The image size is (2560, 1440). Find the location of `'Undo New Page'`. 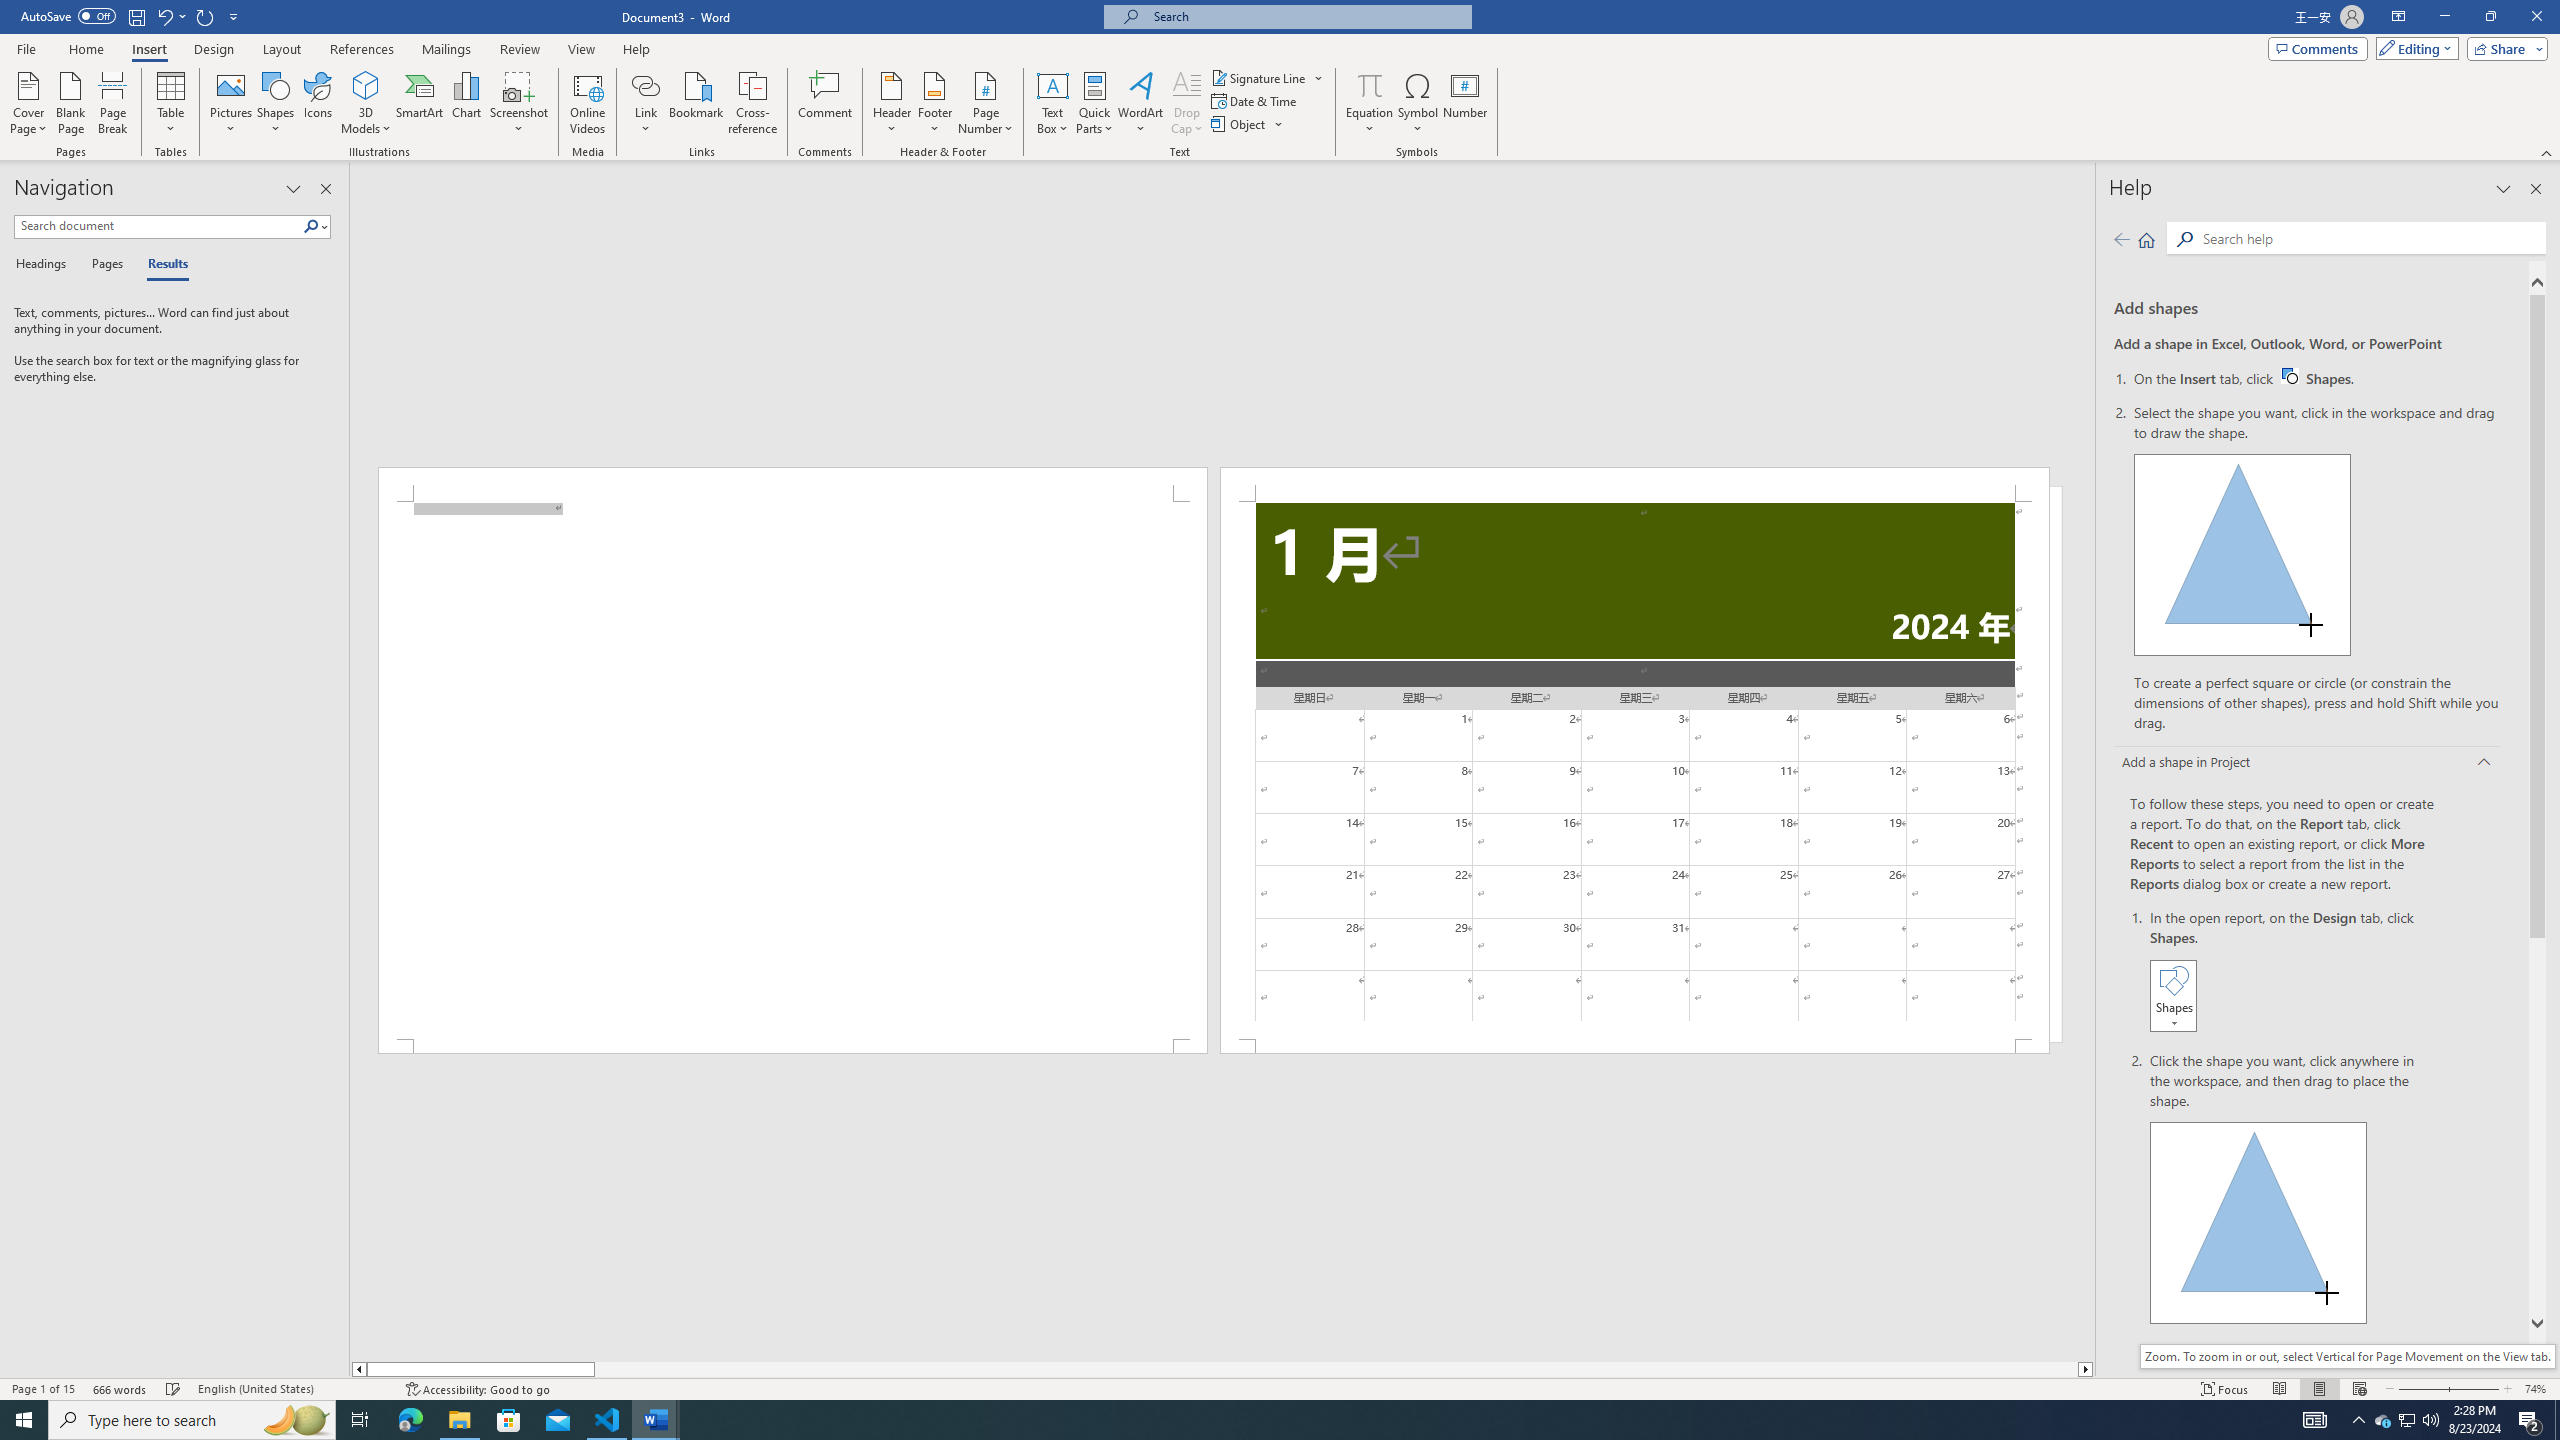

'Undo New Page' is located at coordinates (163, 15).